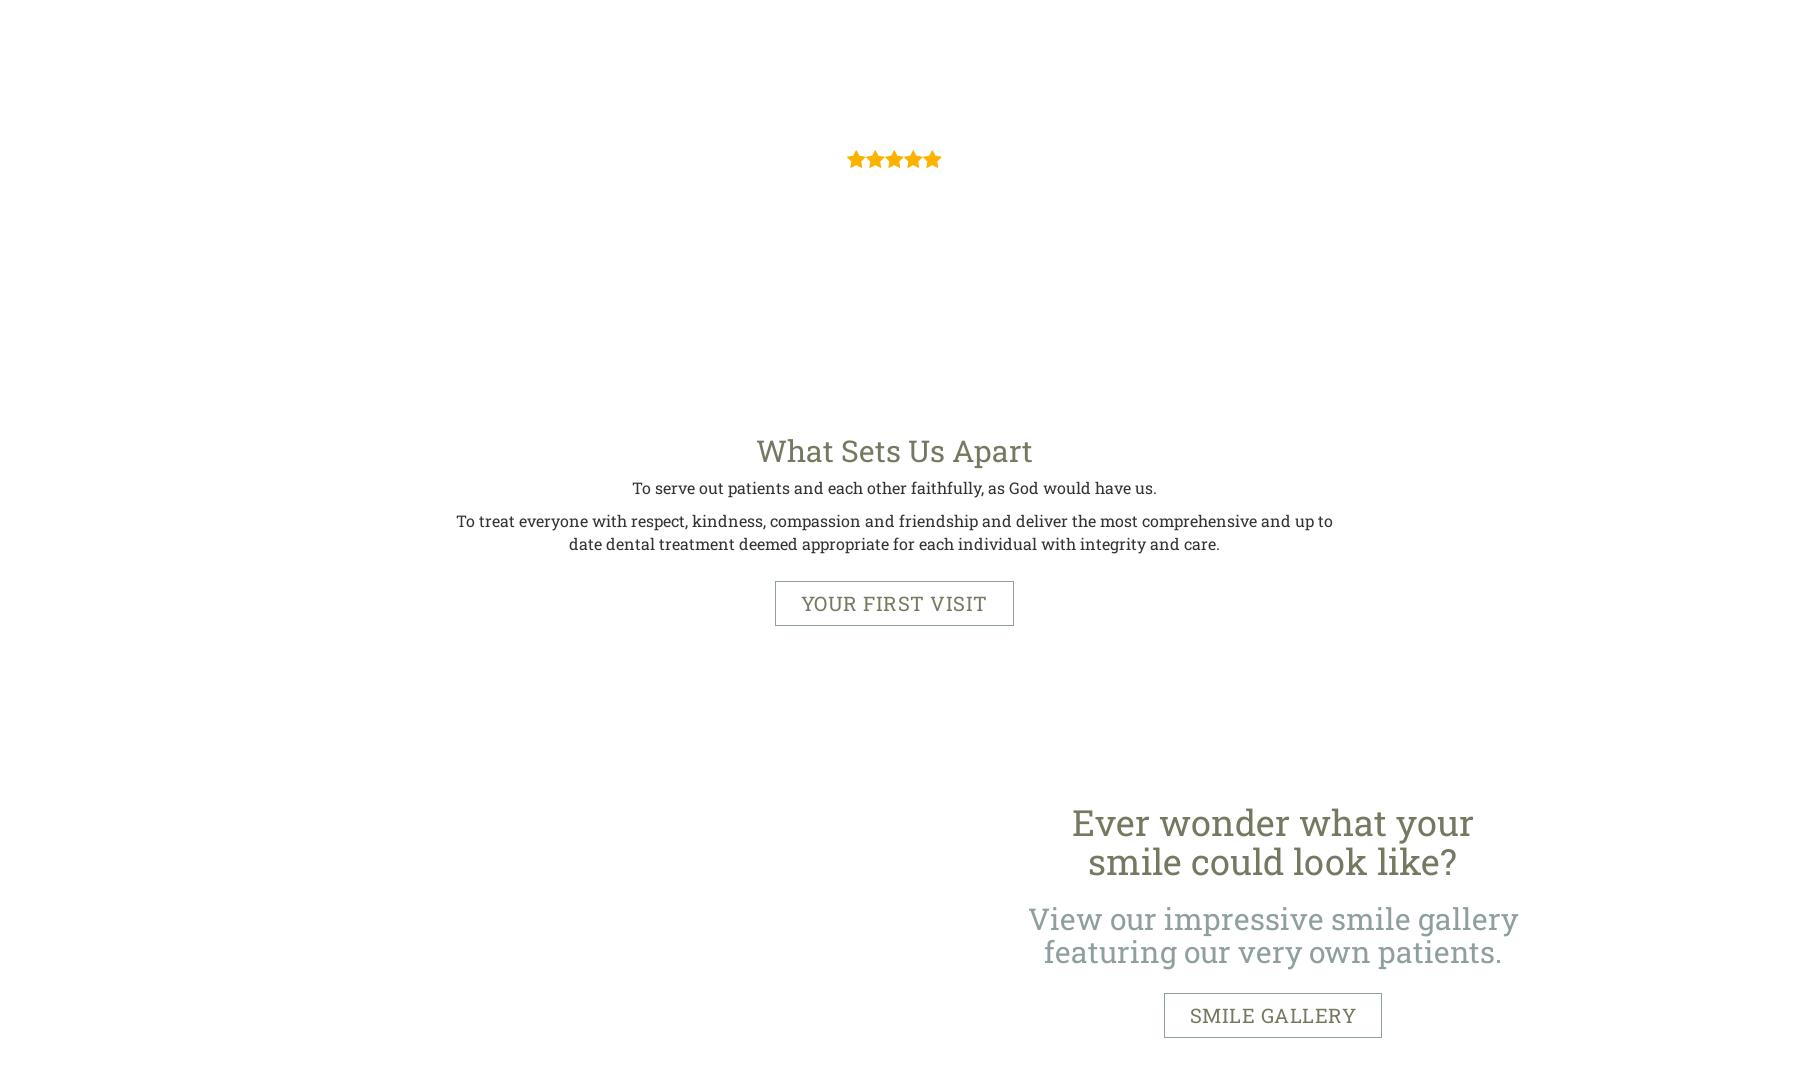 The height and width of the screenshot is (1066, 1803). What do you see at coordinates (894, 103) in the screenshot?
I see `'Oct 2023'` at bounding box center [894, 103].